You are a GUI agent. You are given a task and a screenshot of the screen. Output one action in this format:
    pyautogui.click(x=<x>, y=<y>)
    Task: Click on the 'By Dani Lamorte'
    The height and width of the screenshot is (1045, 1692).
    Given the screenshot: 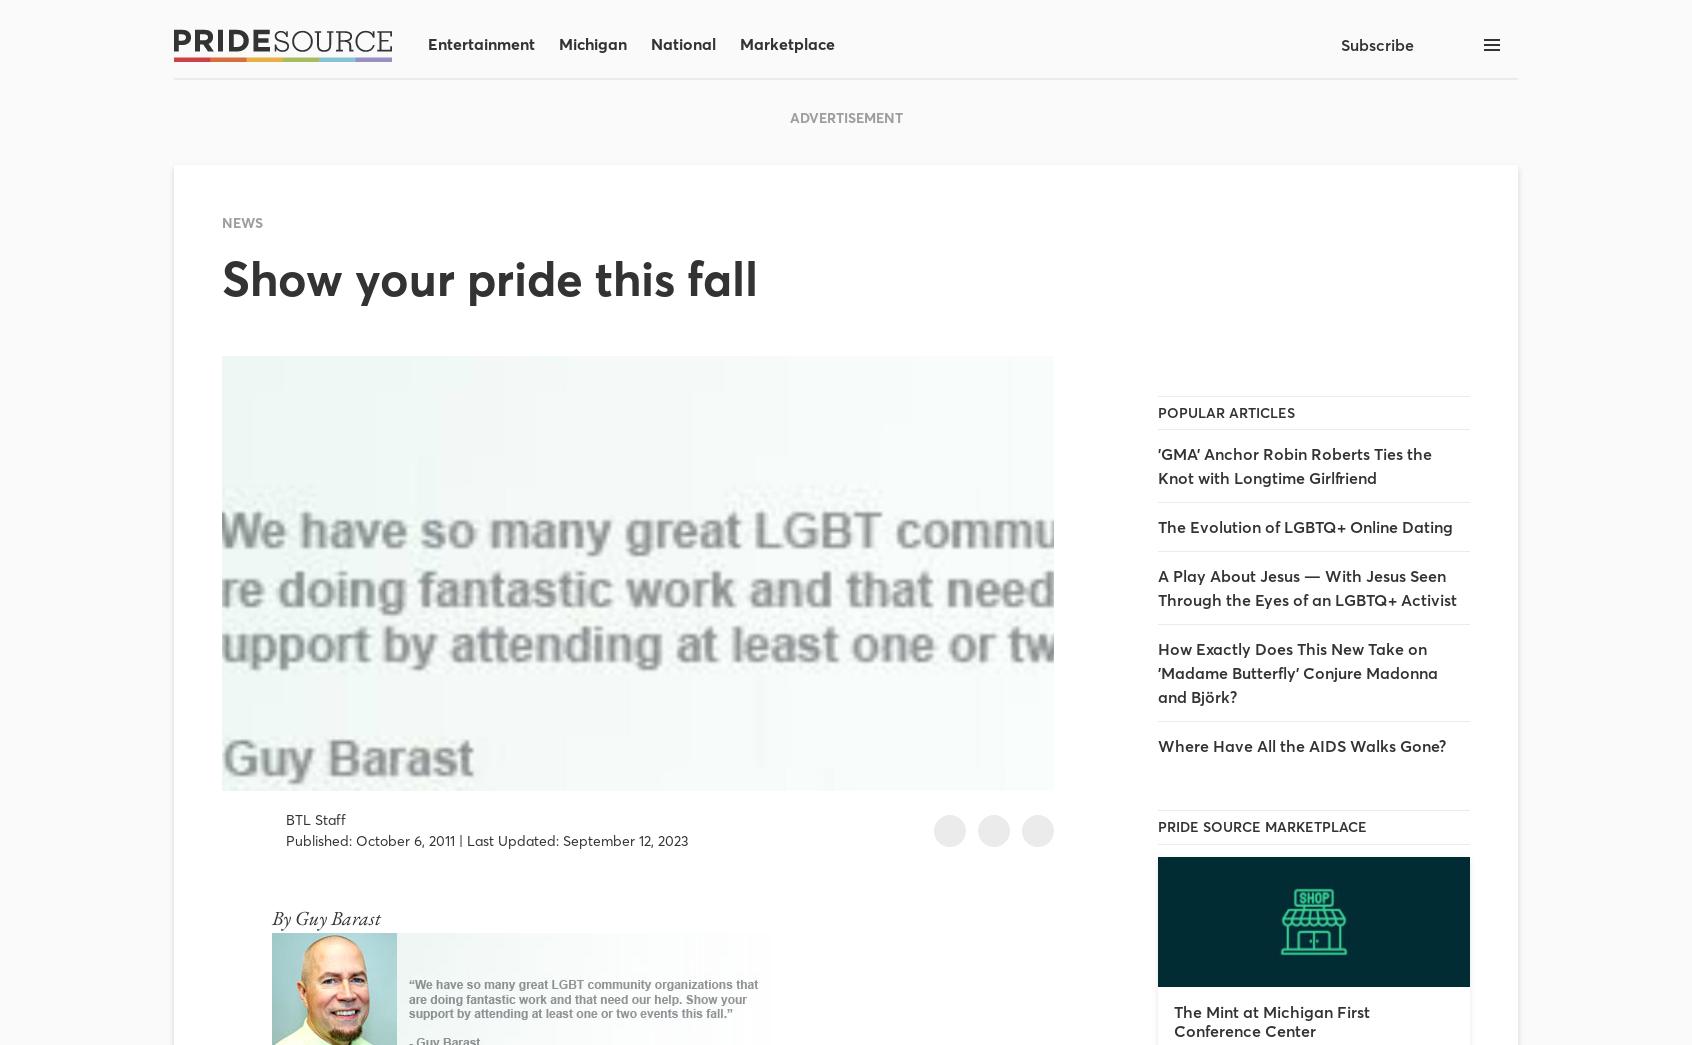 What is the action you would take?
    pyautogui.click(x=909, y=569)
    